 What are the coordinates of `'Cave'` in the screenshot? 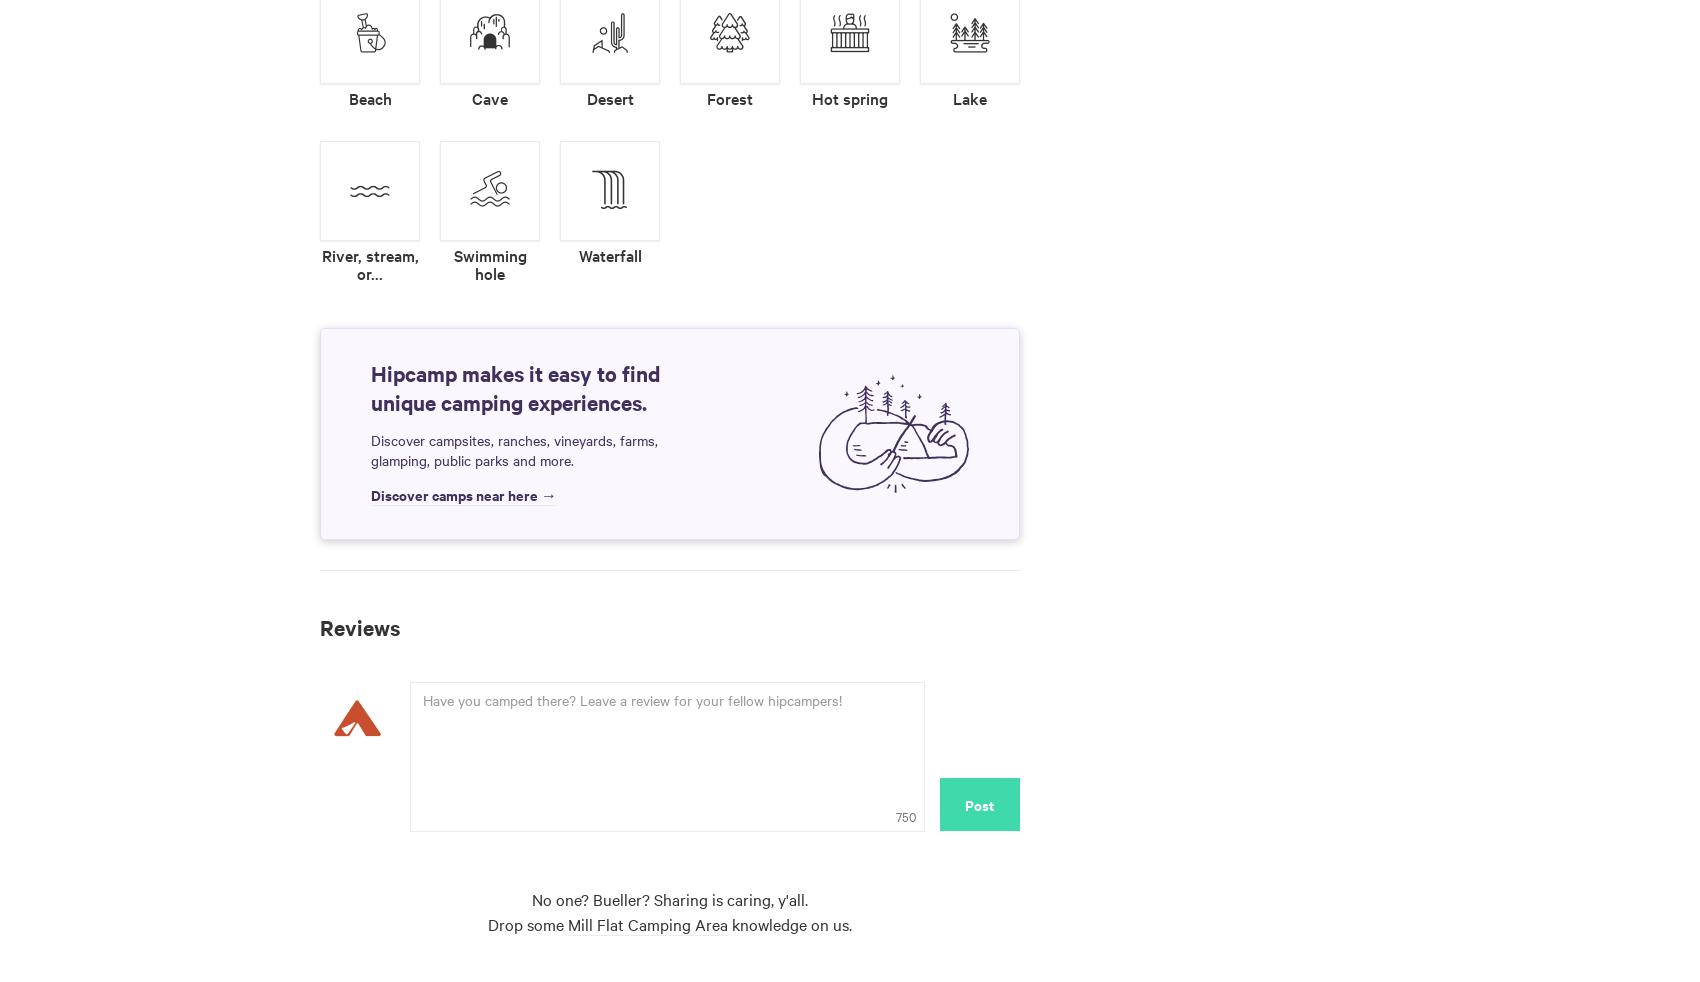 It's located at (489, 96).